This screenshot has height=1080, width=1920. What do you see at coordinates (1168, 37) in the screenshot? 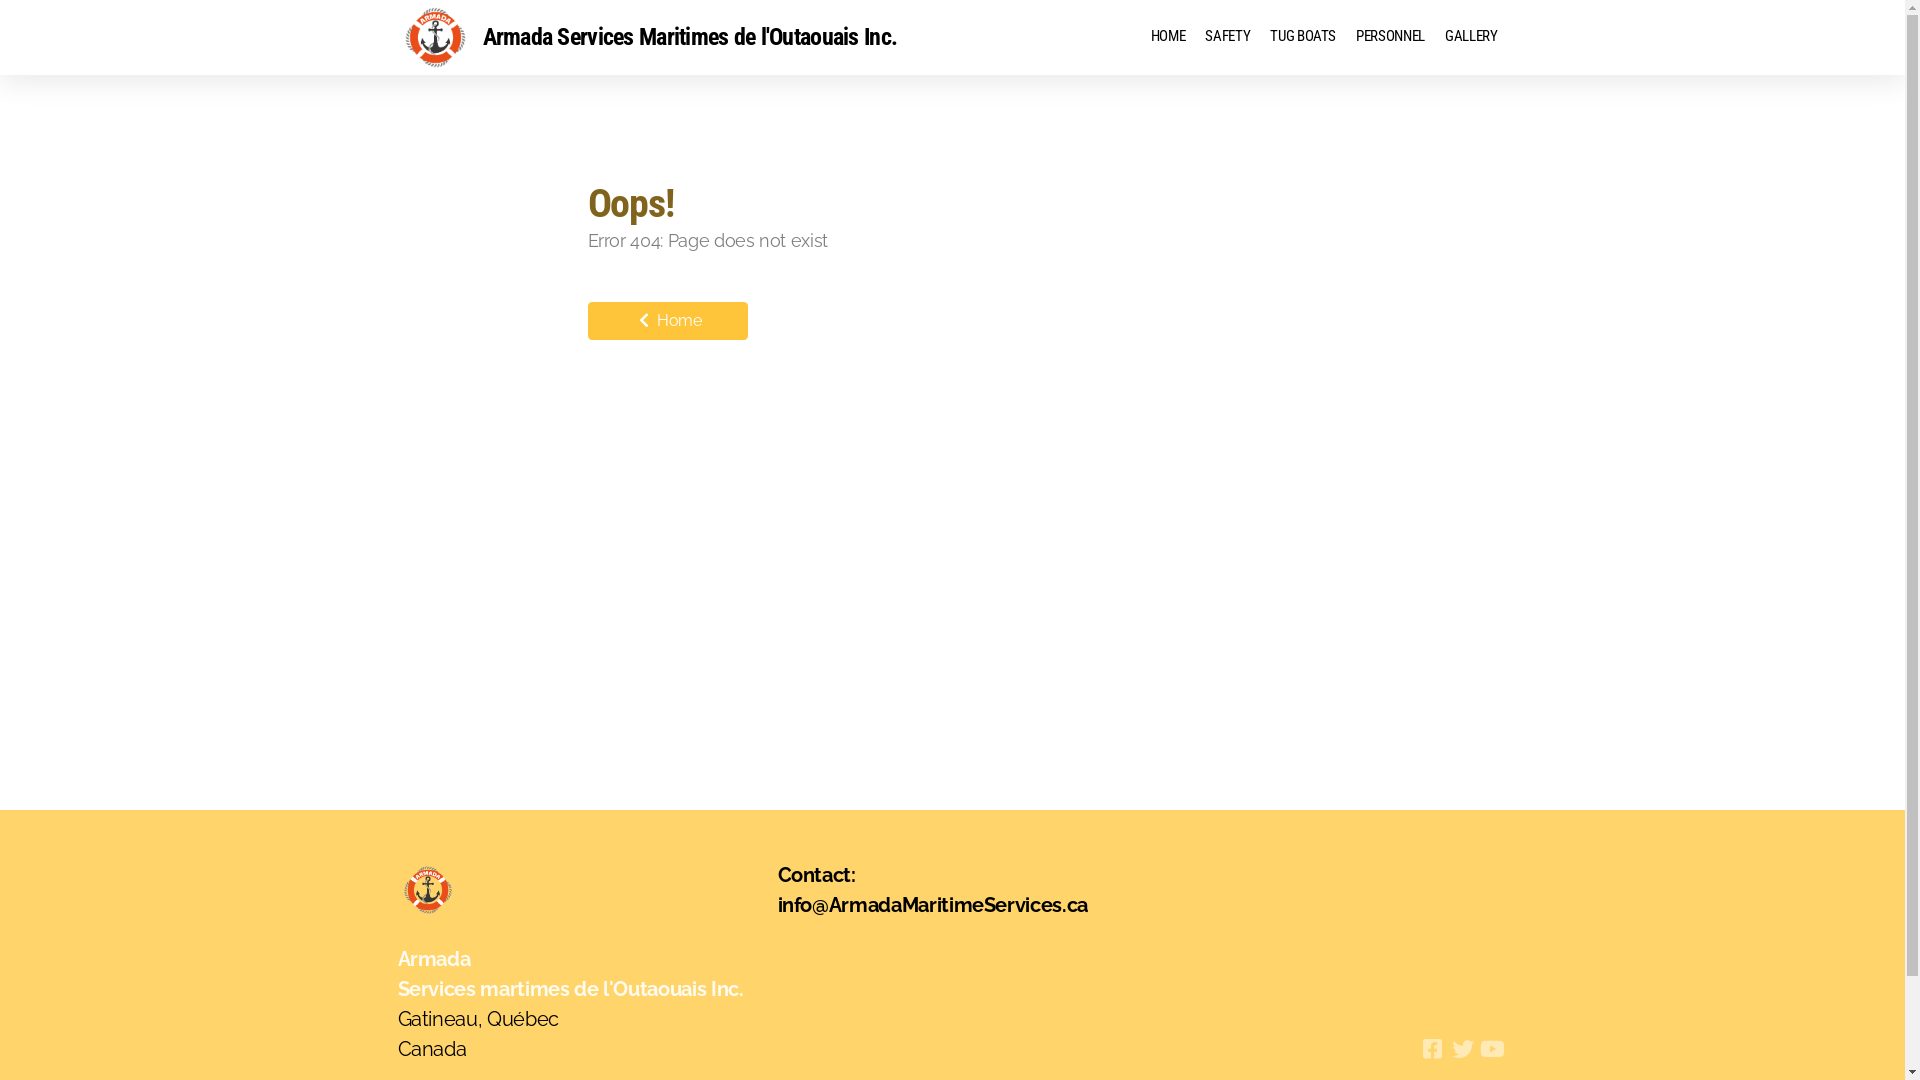
I see `'HOME'` at bounding box center [1168, 37].